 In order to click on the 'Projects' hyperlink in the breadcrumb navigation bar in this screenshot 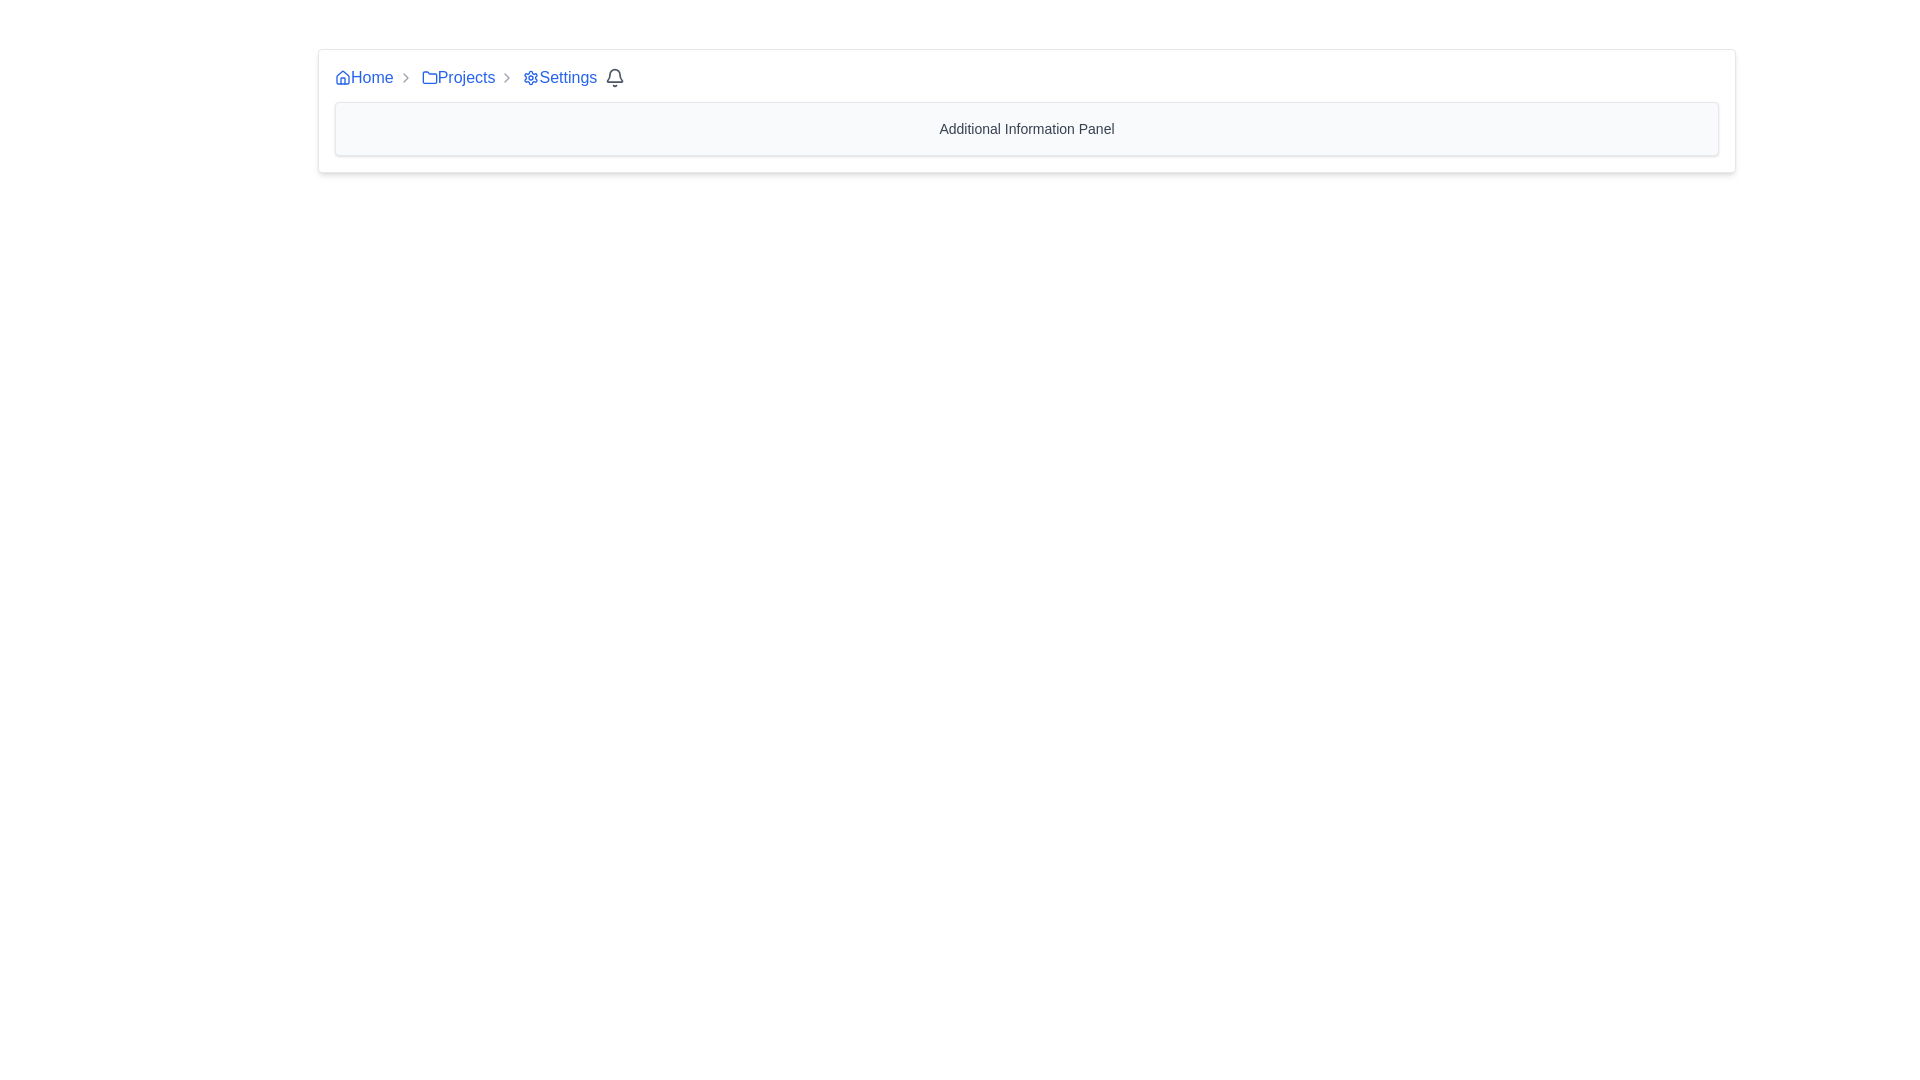, I will do `click(457, 76)`.